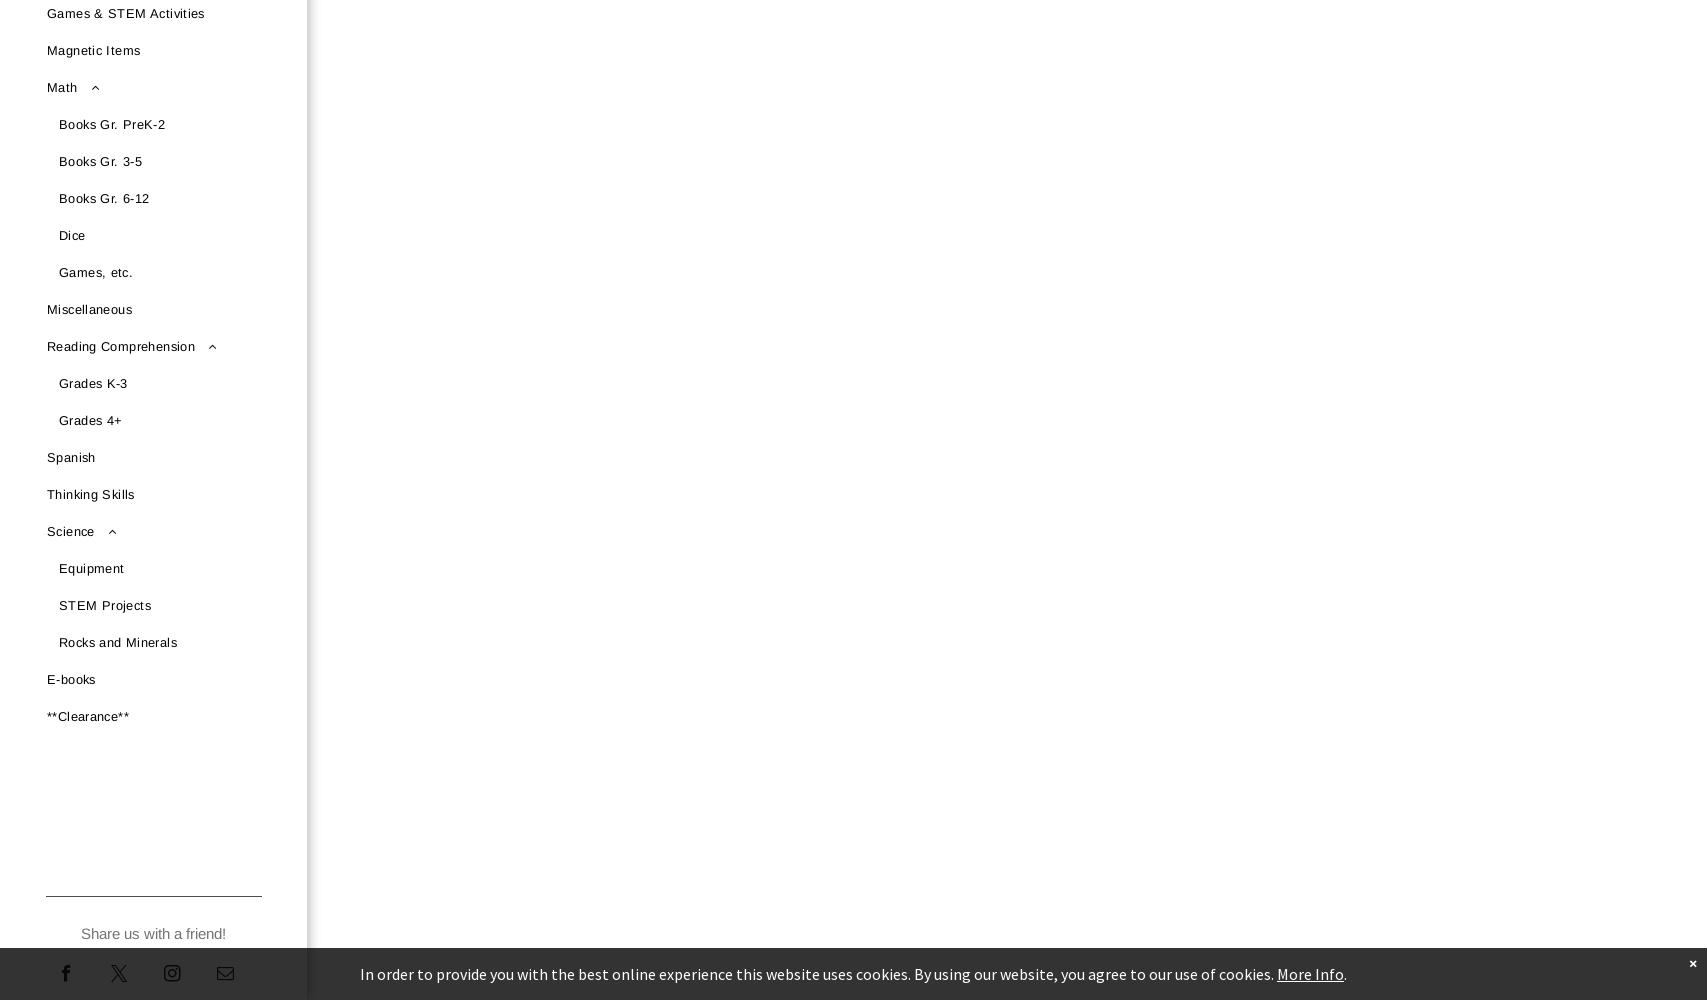  What do you see at coordinates (46, 531) in the screenshot?
I see `'Science'` at bounding box center [46, 531].